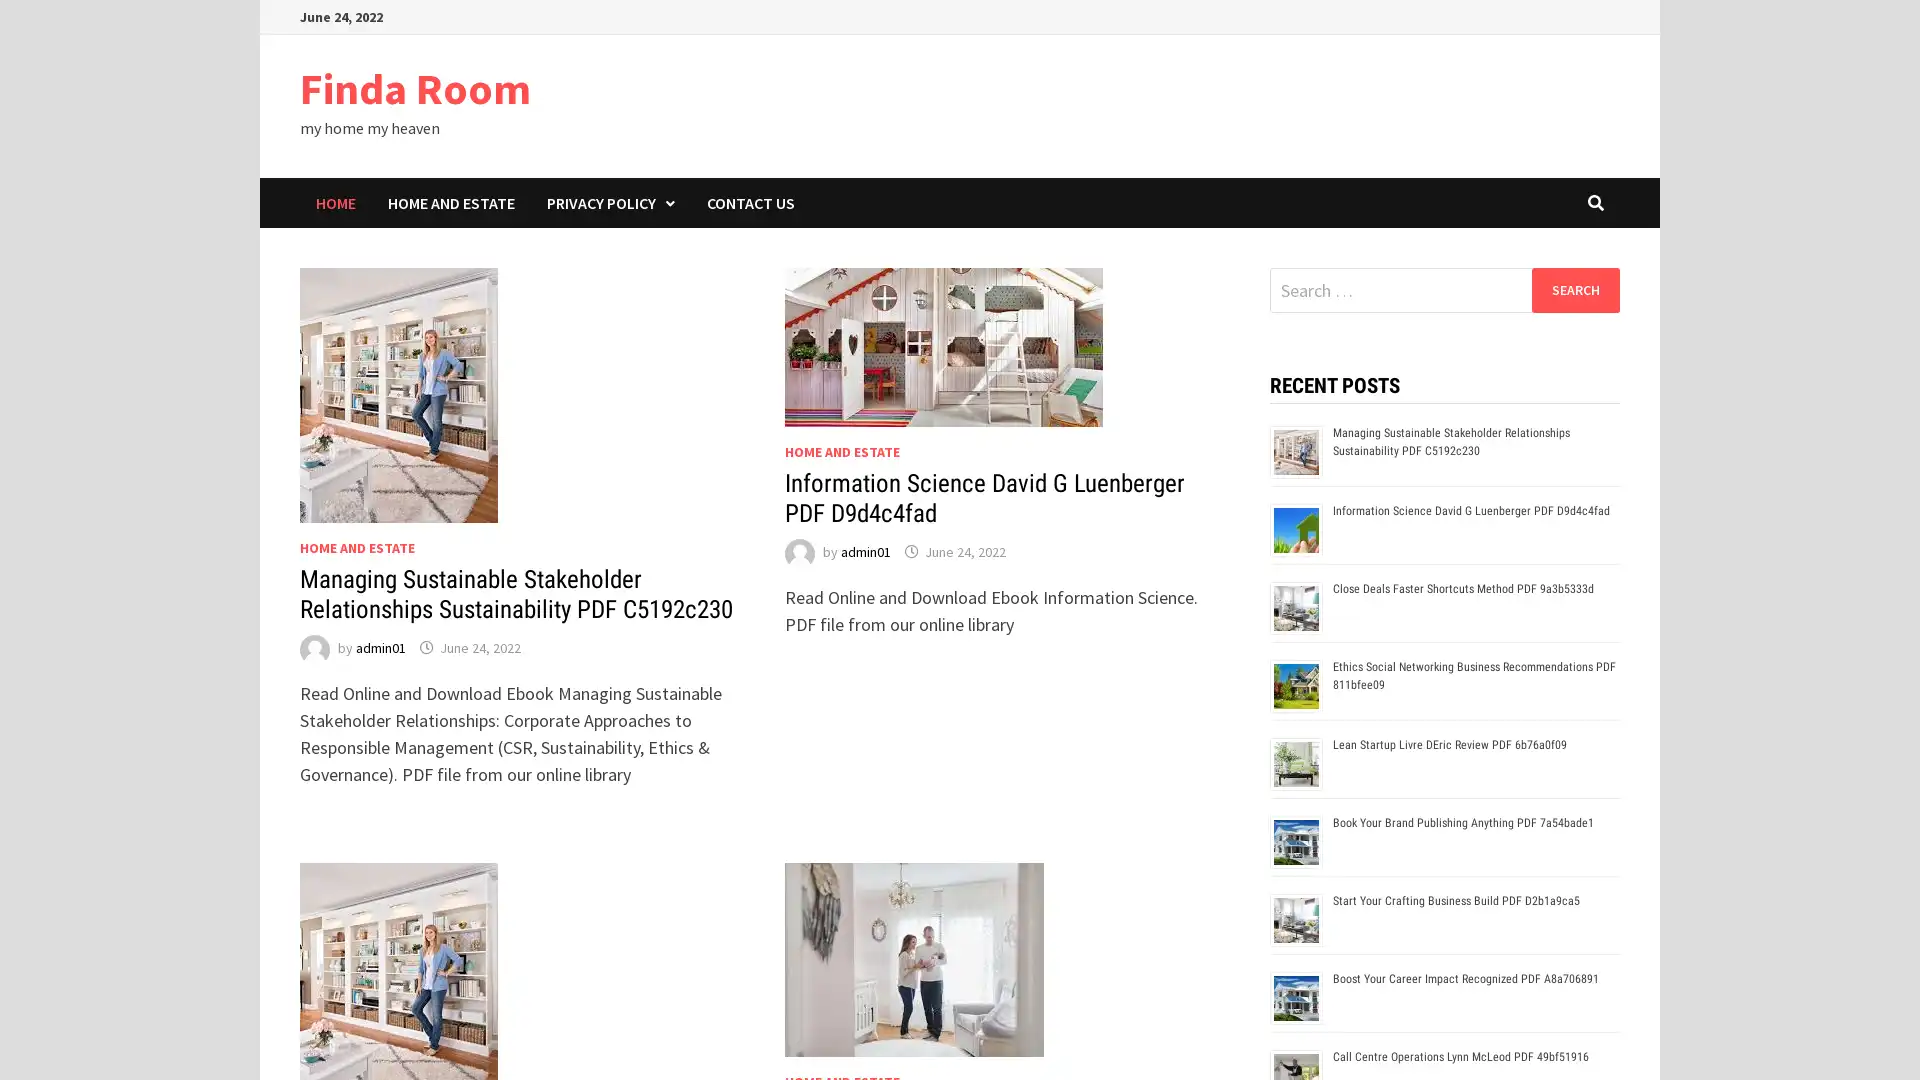 The image size is (1920, 1080). What do you see at coordinates (1574, 289) in the screenshot?
I see `Search` at bounding box center [1574, 289].